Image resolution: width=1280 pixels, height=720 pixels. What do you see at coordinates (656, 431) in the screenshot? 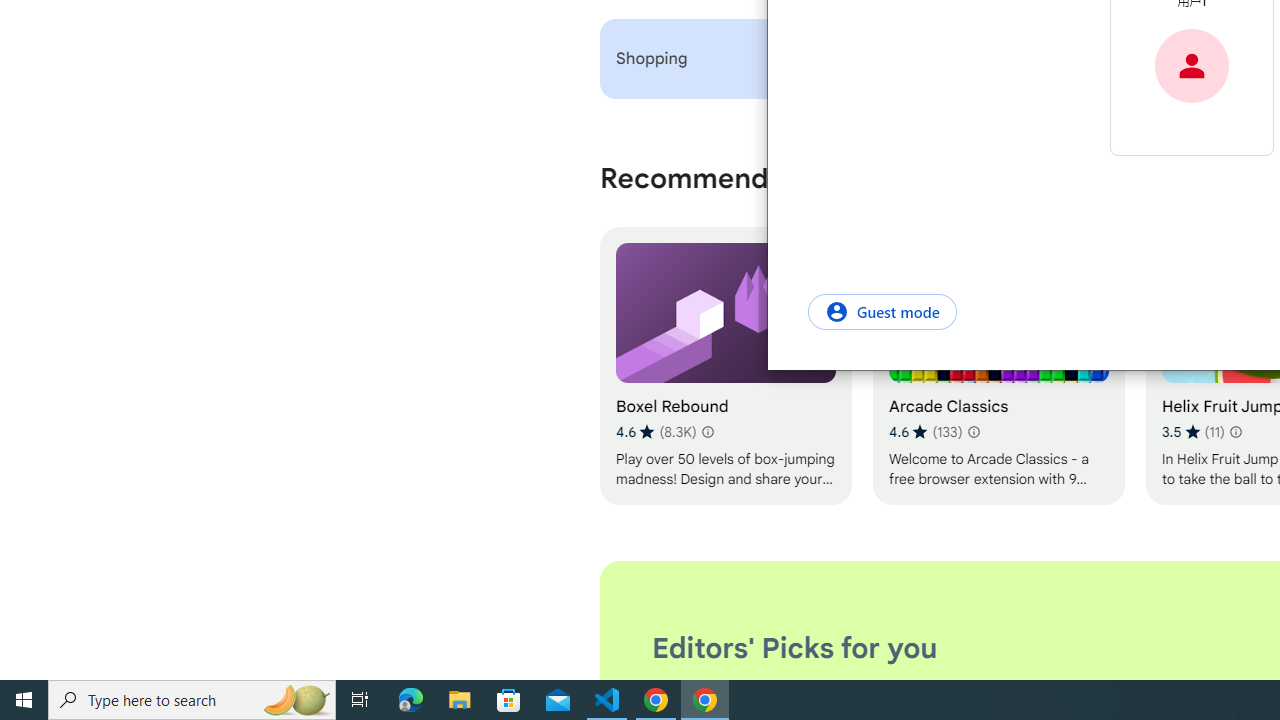
I see `'Average rating 4.6 out of 5 stars. 8.3K ratings.'` at bounding box center [656, 431].